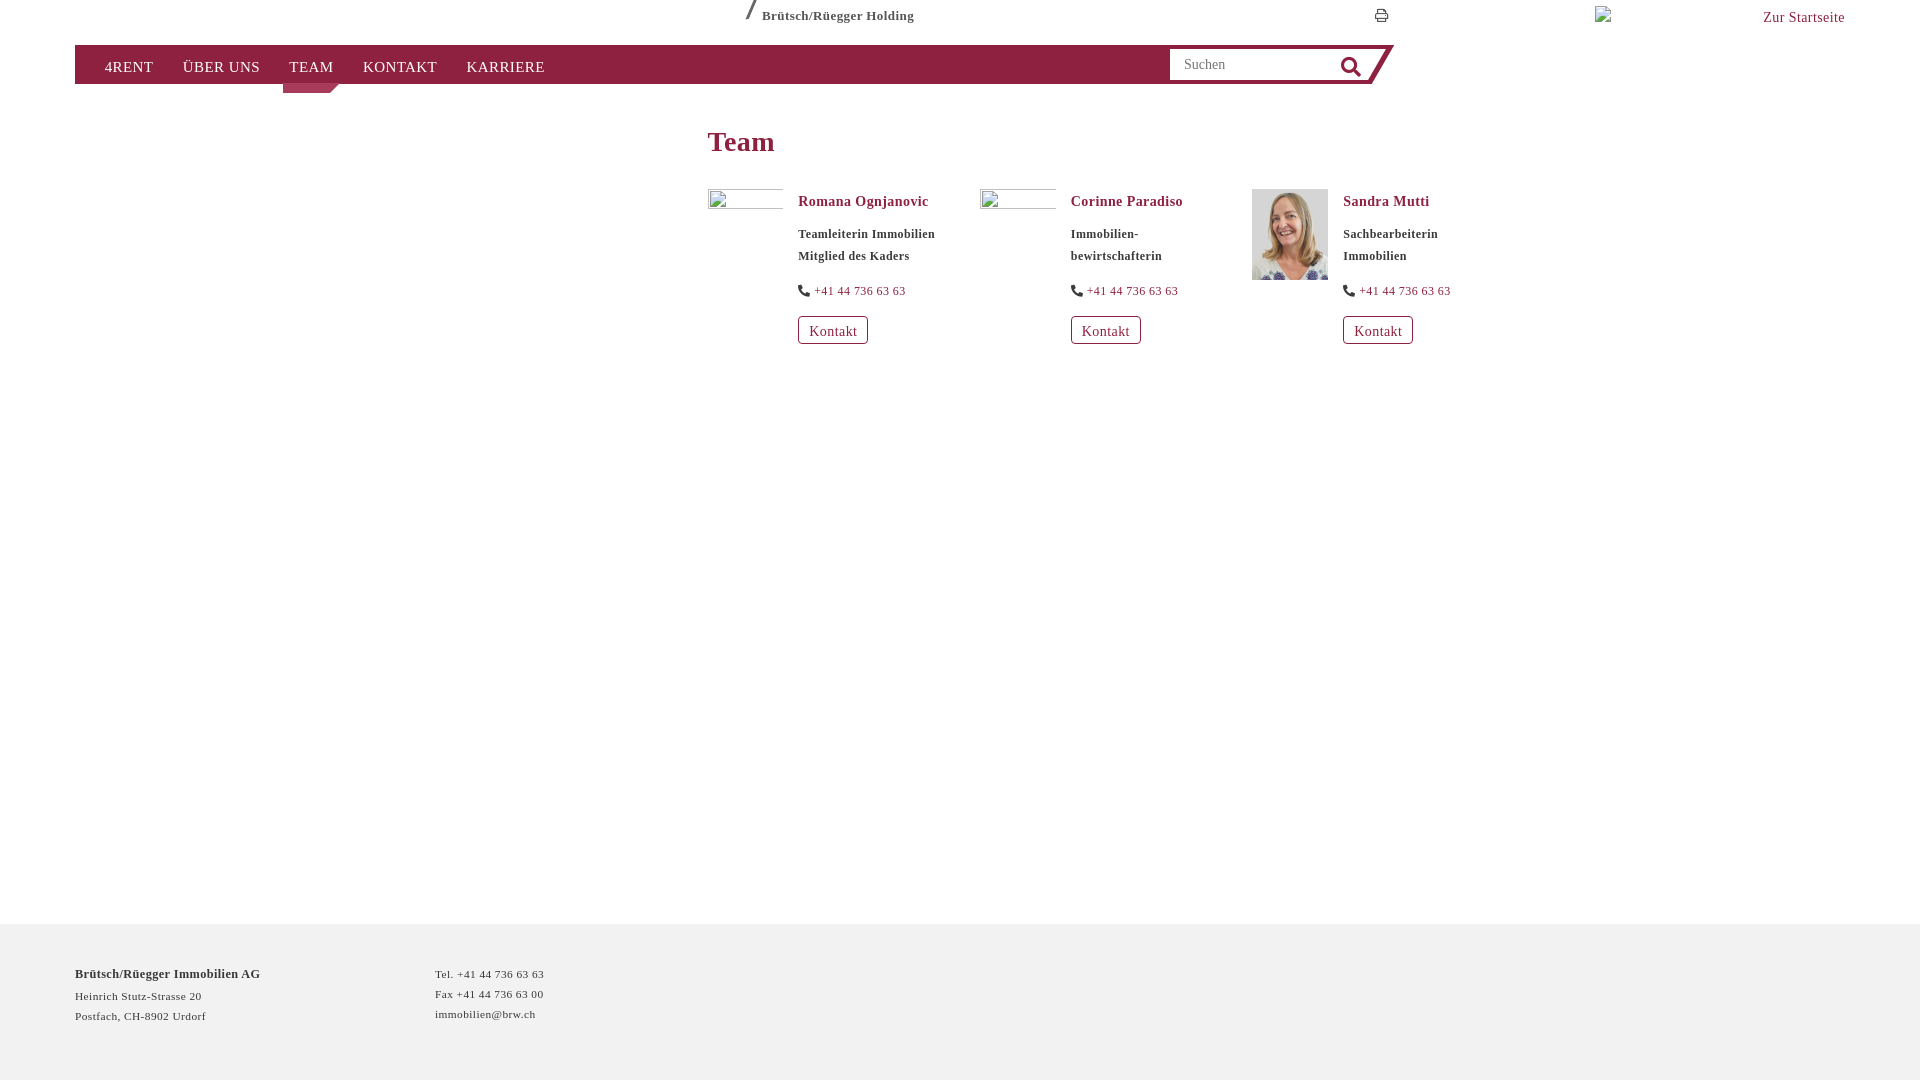 The image size is (1920, 1080). What do you see at coordinates (399, 64) in the screenshot?
I see `'KONTAKT'` at bounding box center [399, 64].